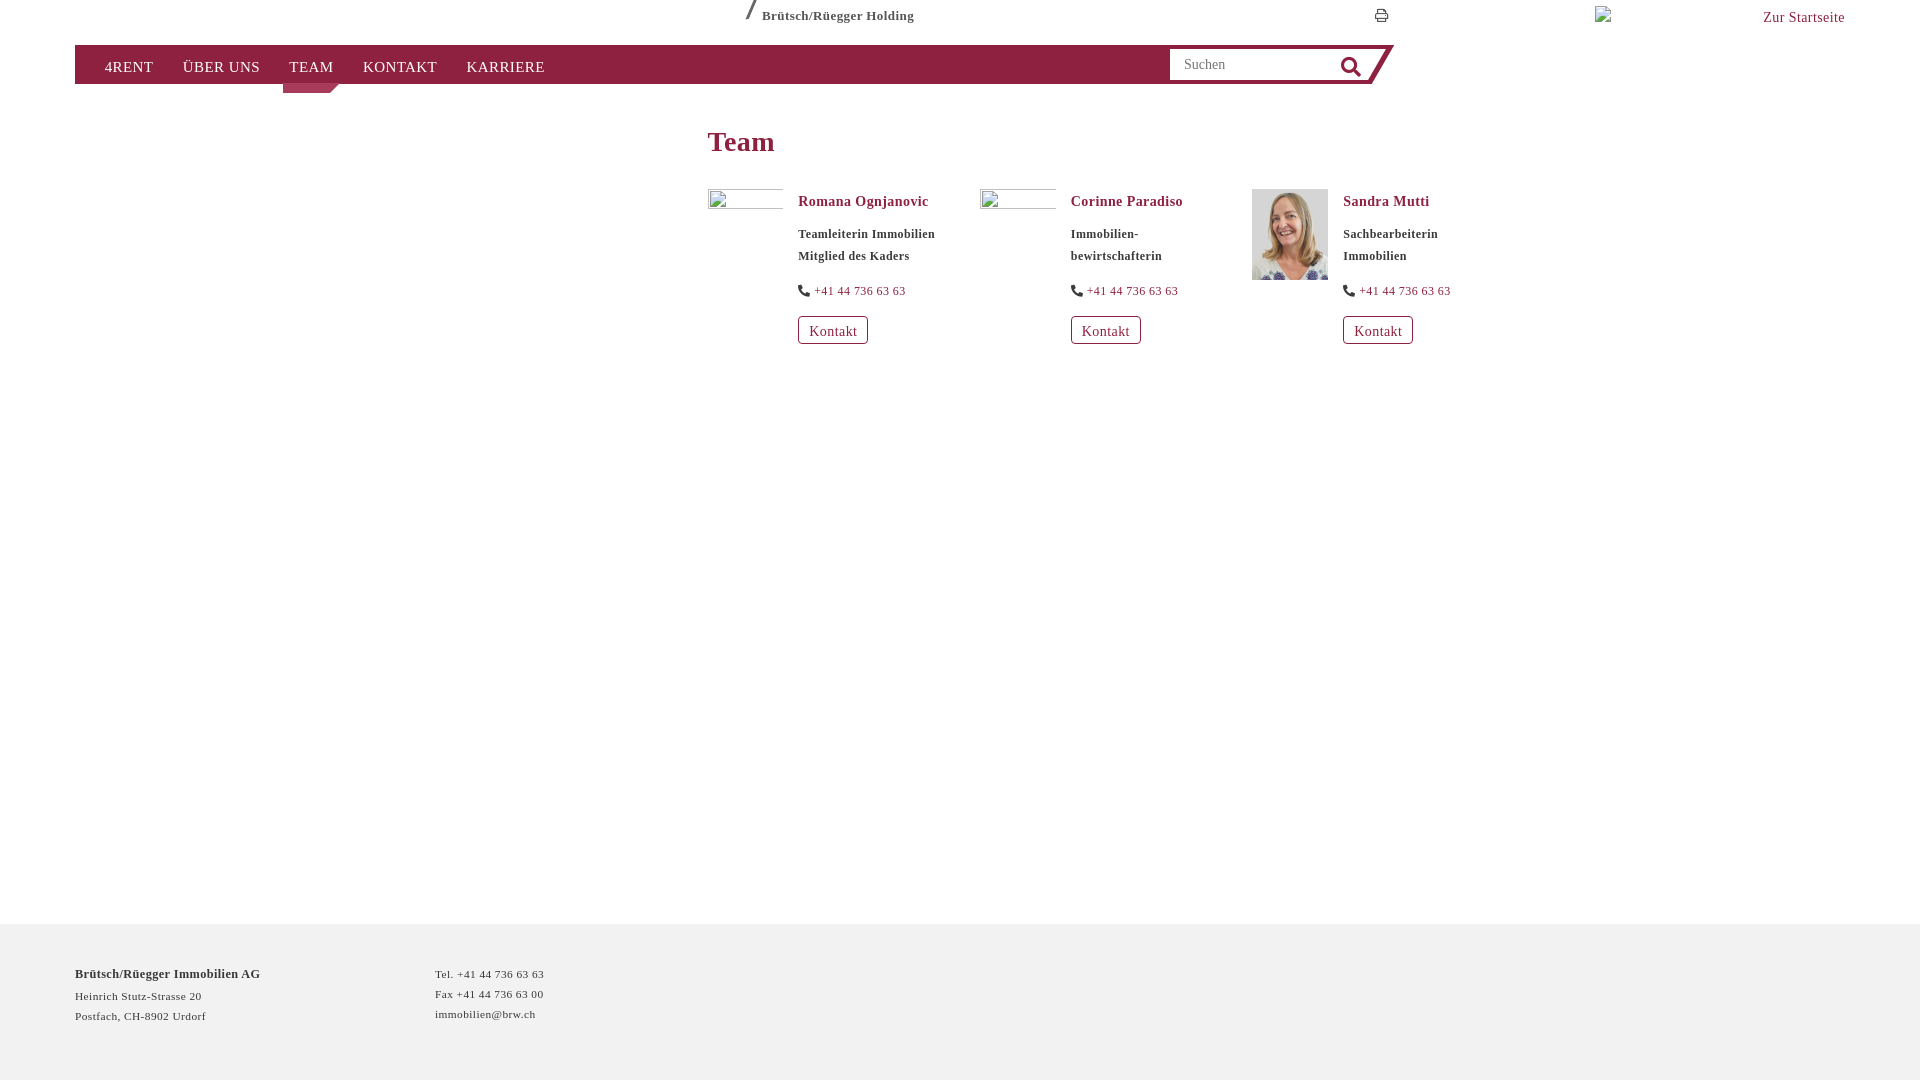 The image size is (1920, 1080). What do you see at coordinates (399, 64) in the screenshot?
I see `'KONTAKT'` at bounding box center [399, 64].